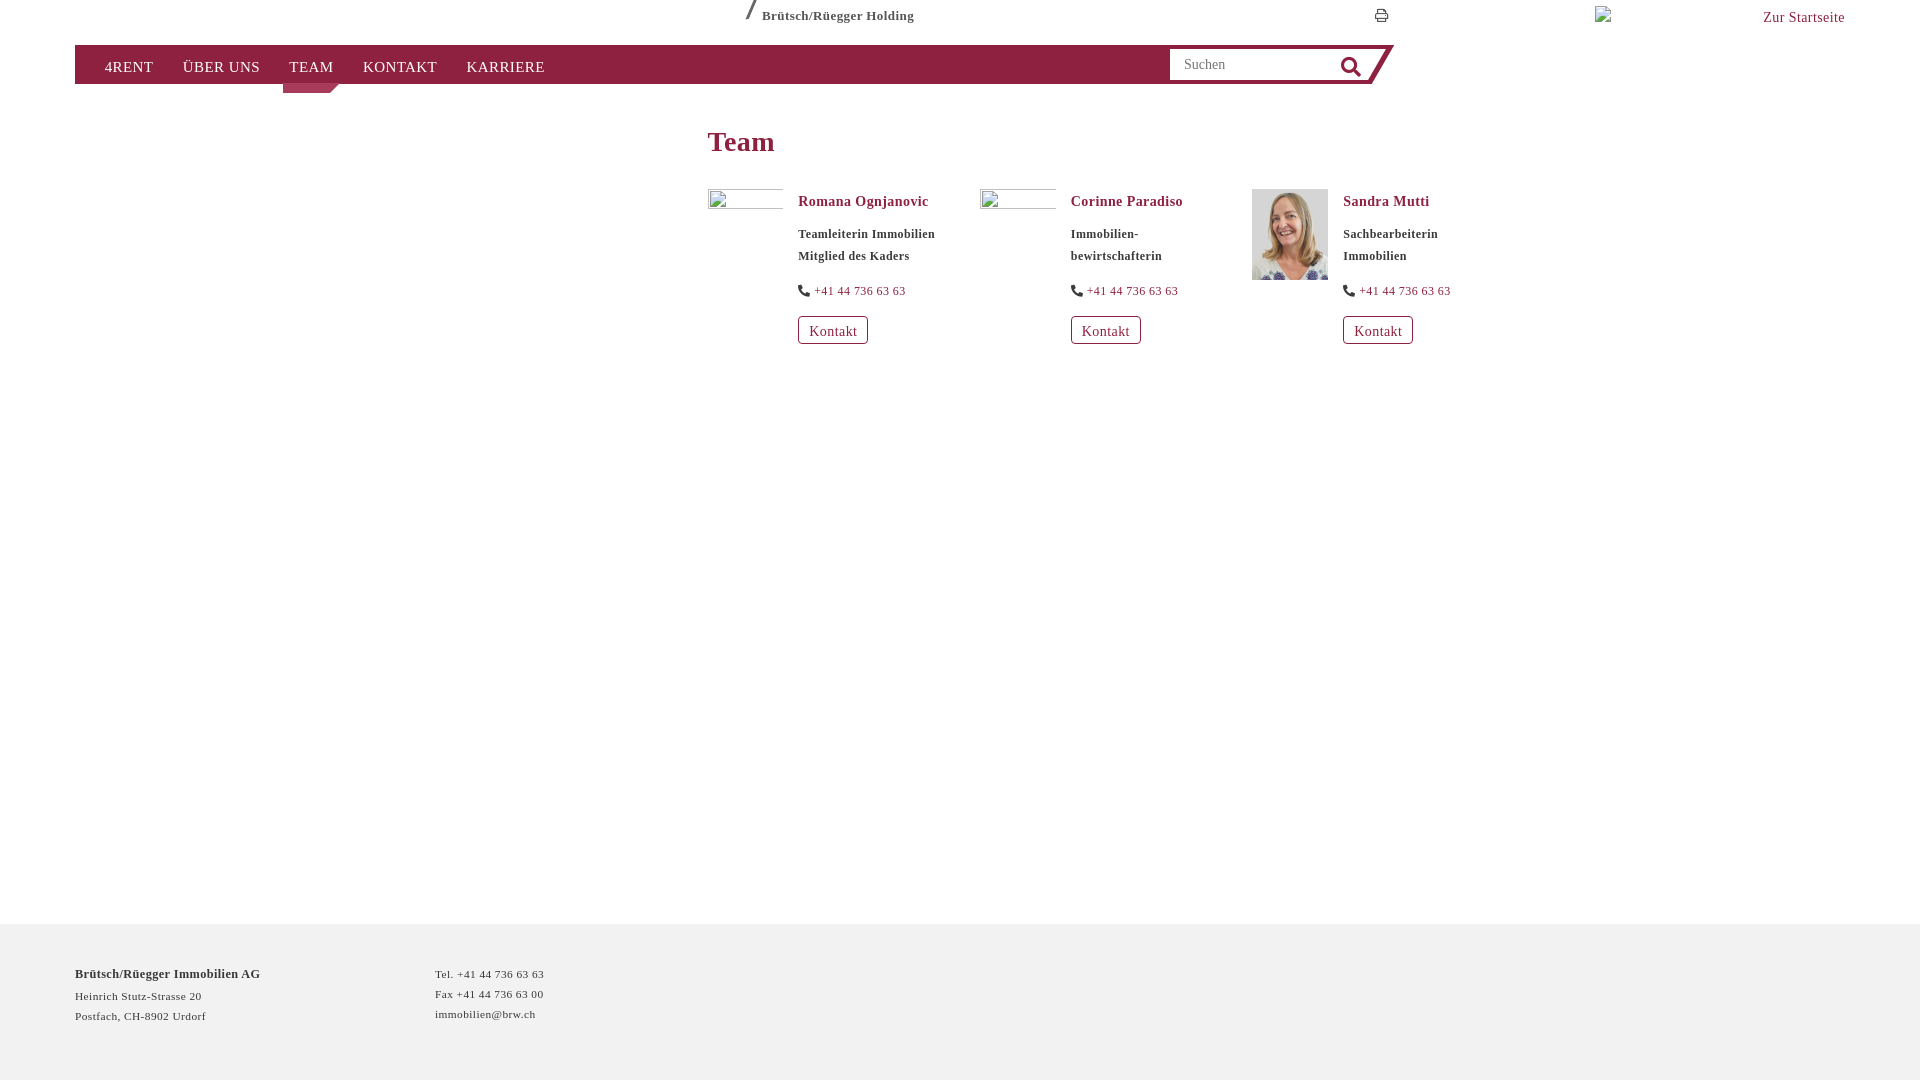 The image size is (1920, 1080). What do you see at coordinates (399, 64) in the screenshot?
I see `'KONTAKT'` at bounding box center [399, 64].